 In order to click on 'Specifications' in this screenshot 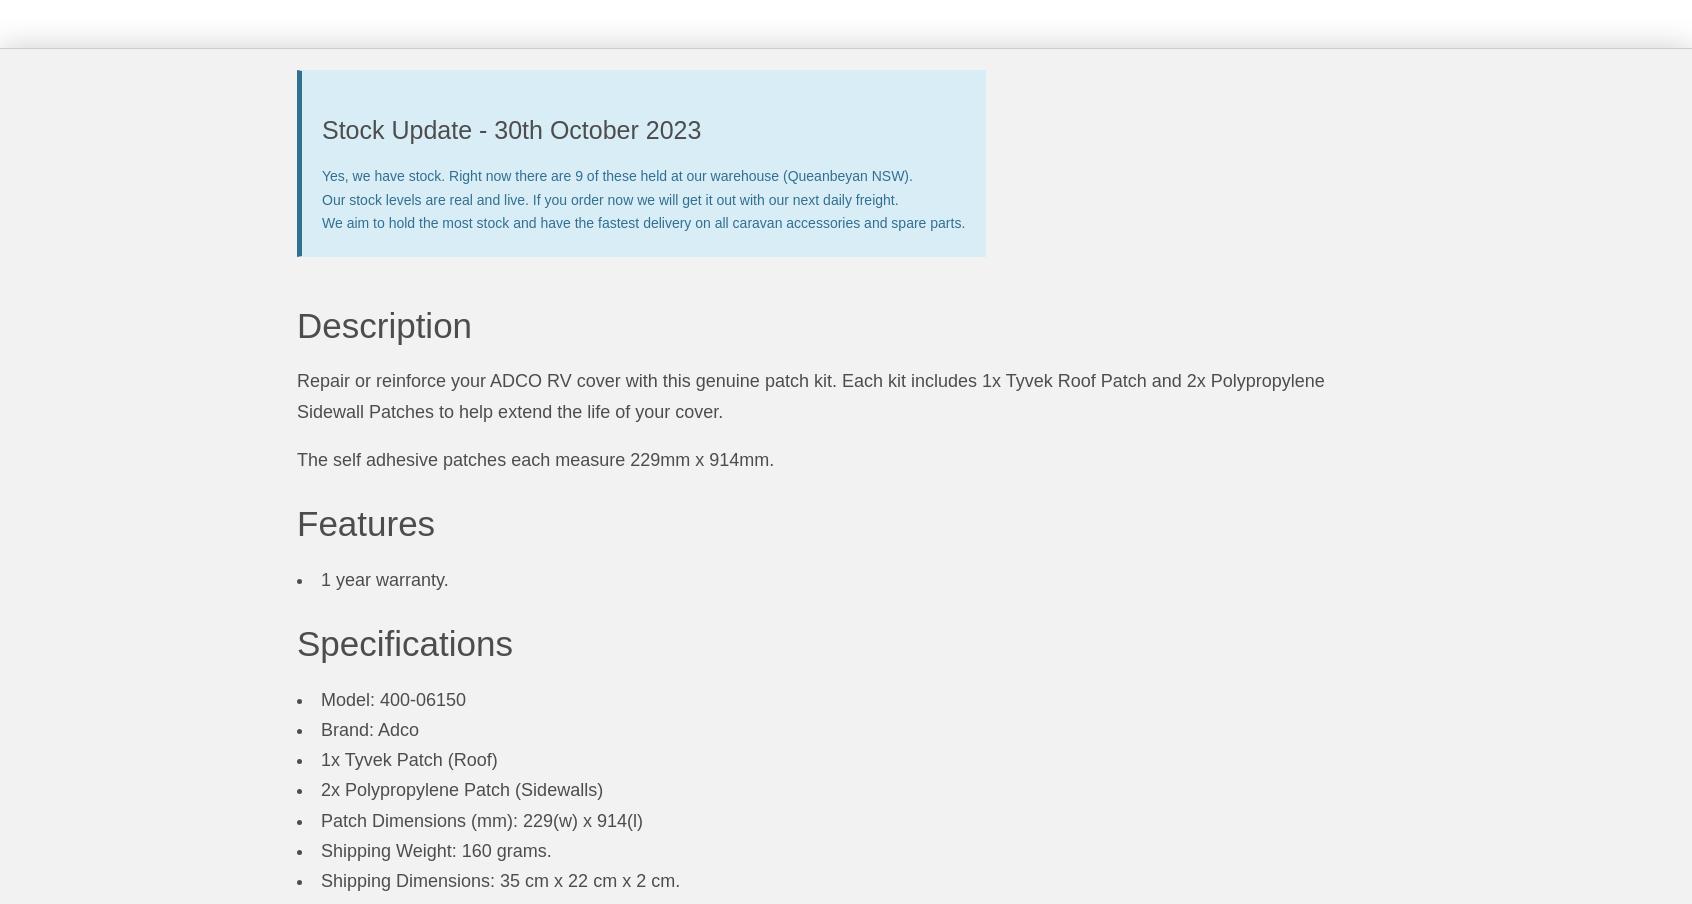, I will do `click(404, 643)`.